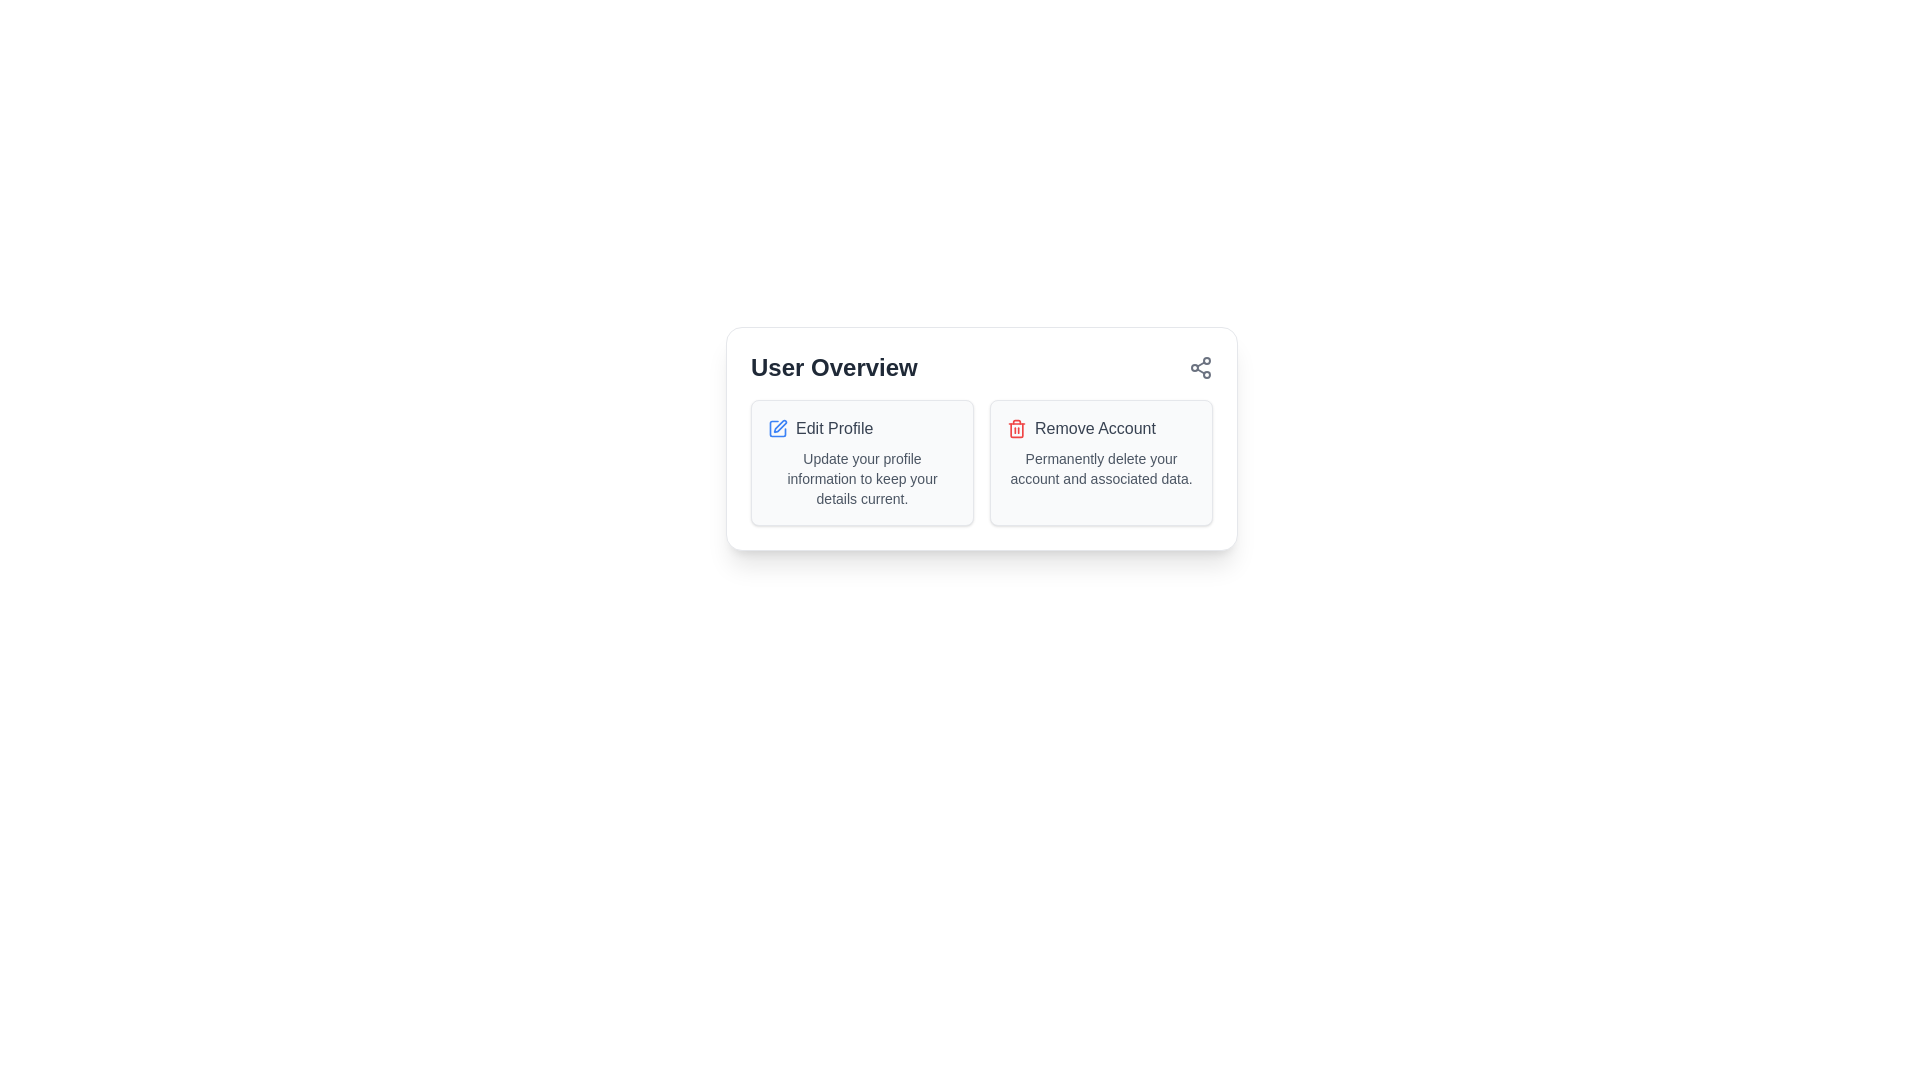 This screenshot has height=1080, width=1920. What do you see at coordinates (776, 427) in the screenshot?
I see `the 'Edit Profile' icon located in the first segment of the 'Edit Profile' section, to the left of the text label 'Edit Profile'` at bounding box center [776, 427].